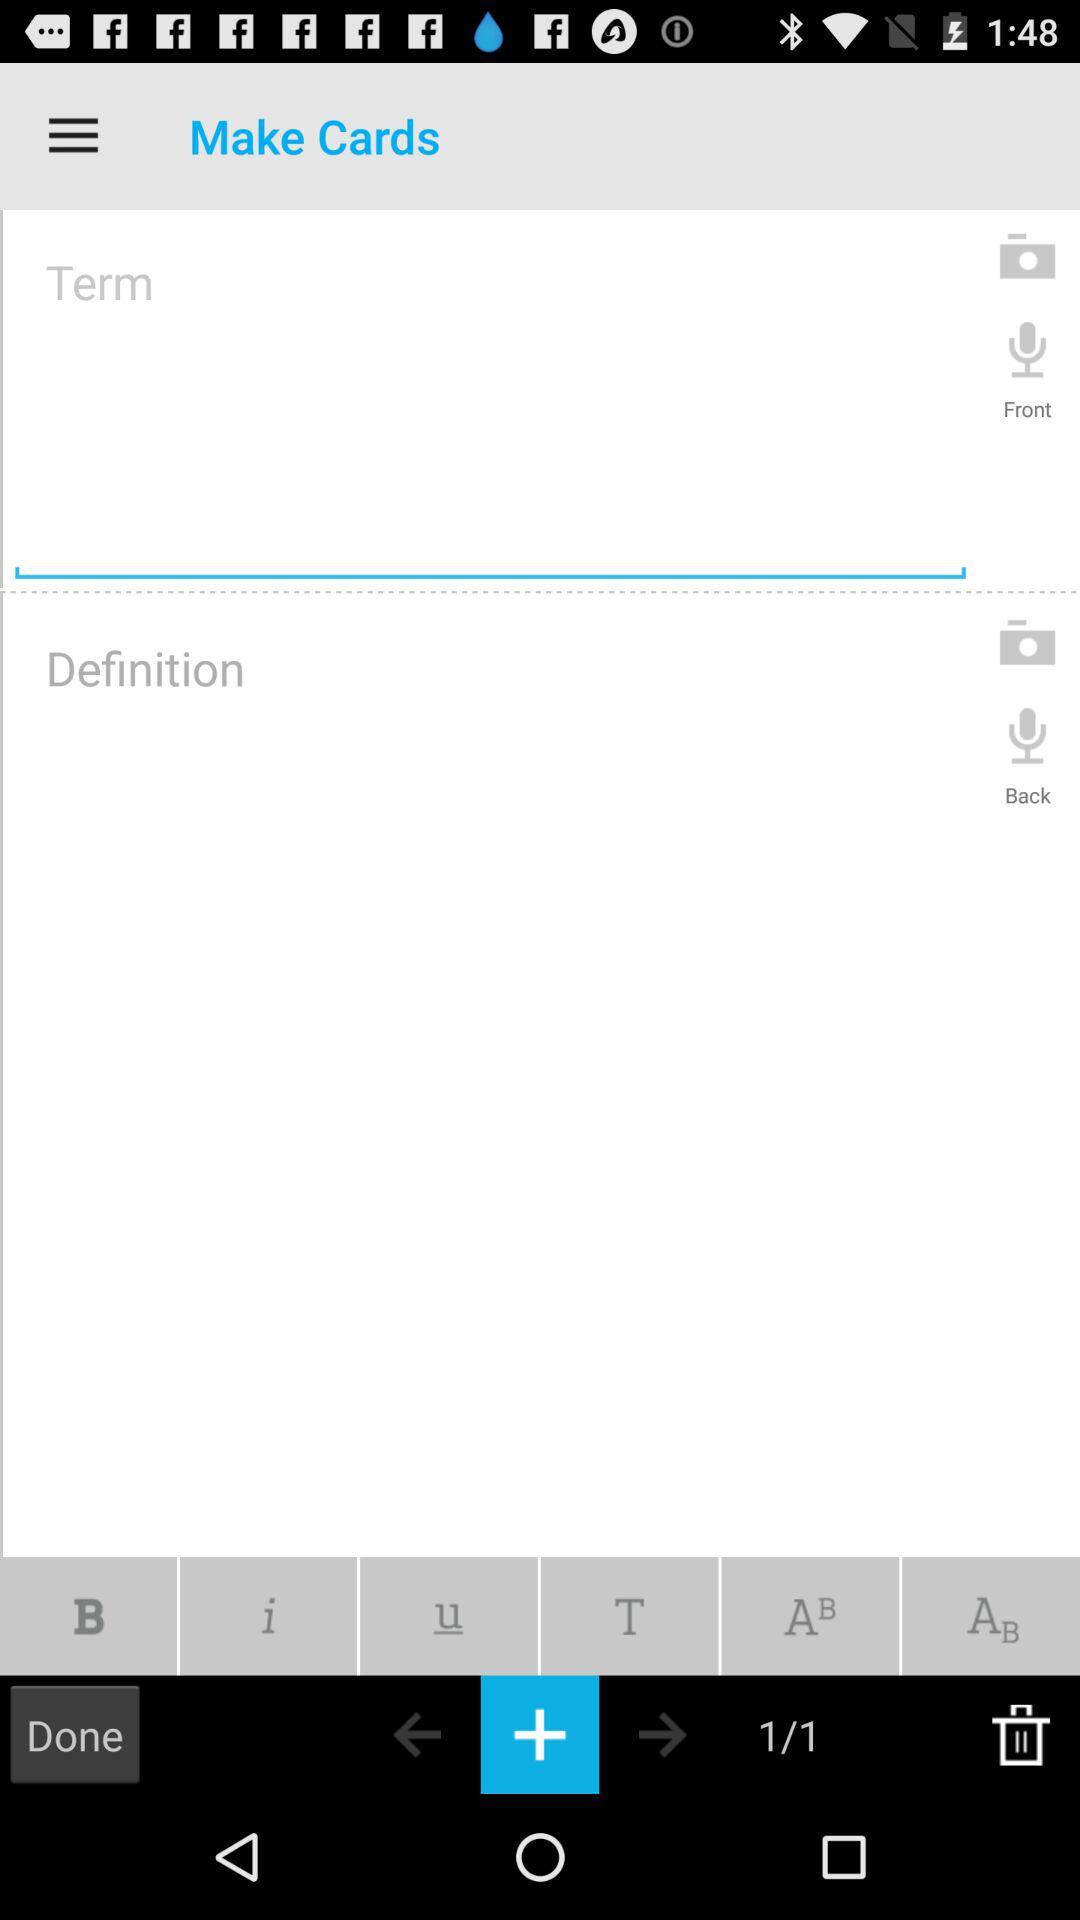 The height and width of the screenshot is (1920, 1080). What do you see at coordinates (381, 1733) in the screenshot?
I see `go back` at bounding box center [381, 1733].